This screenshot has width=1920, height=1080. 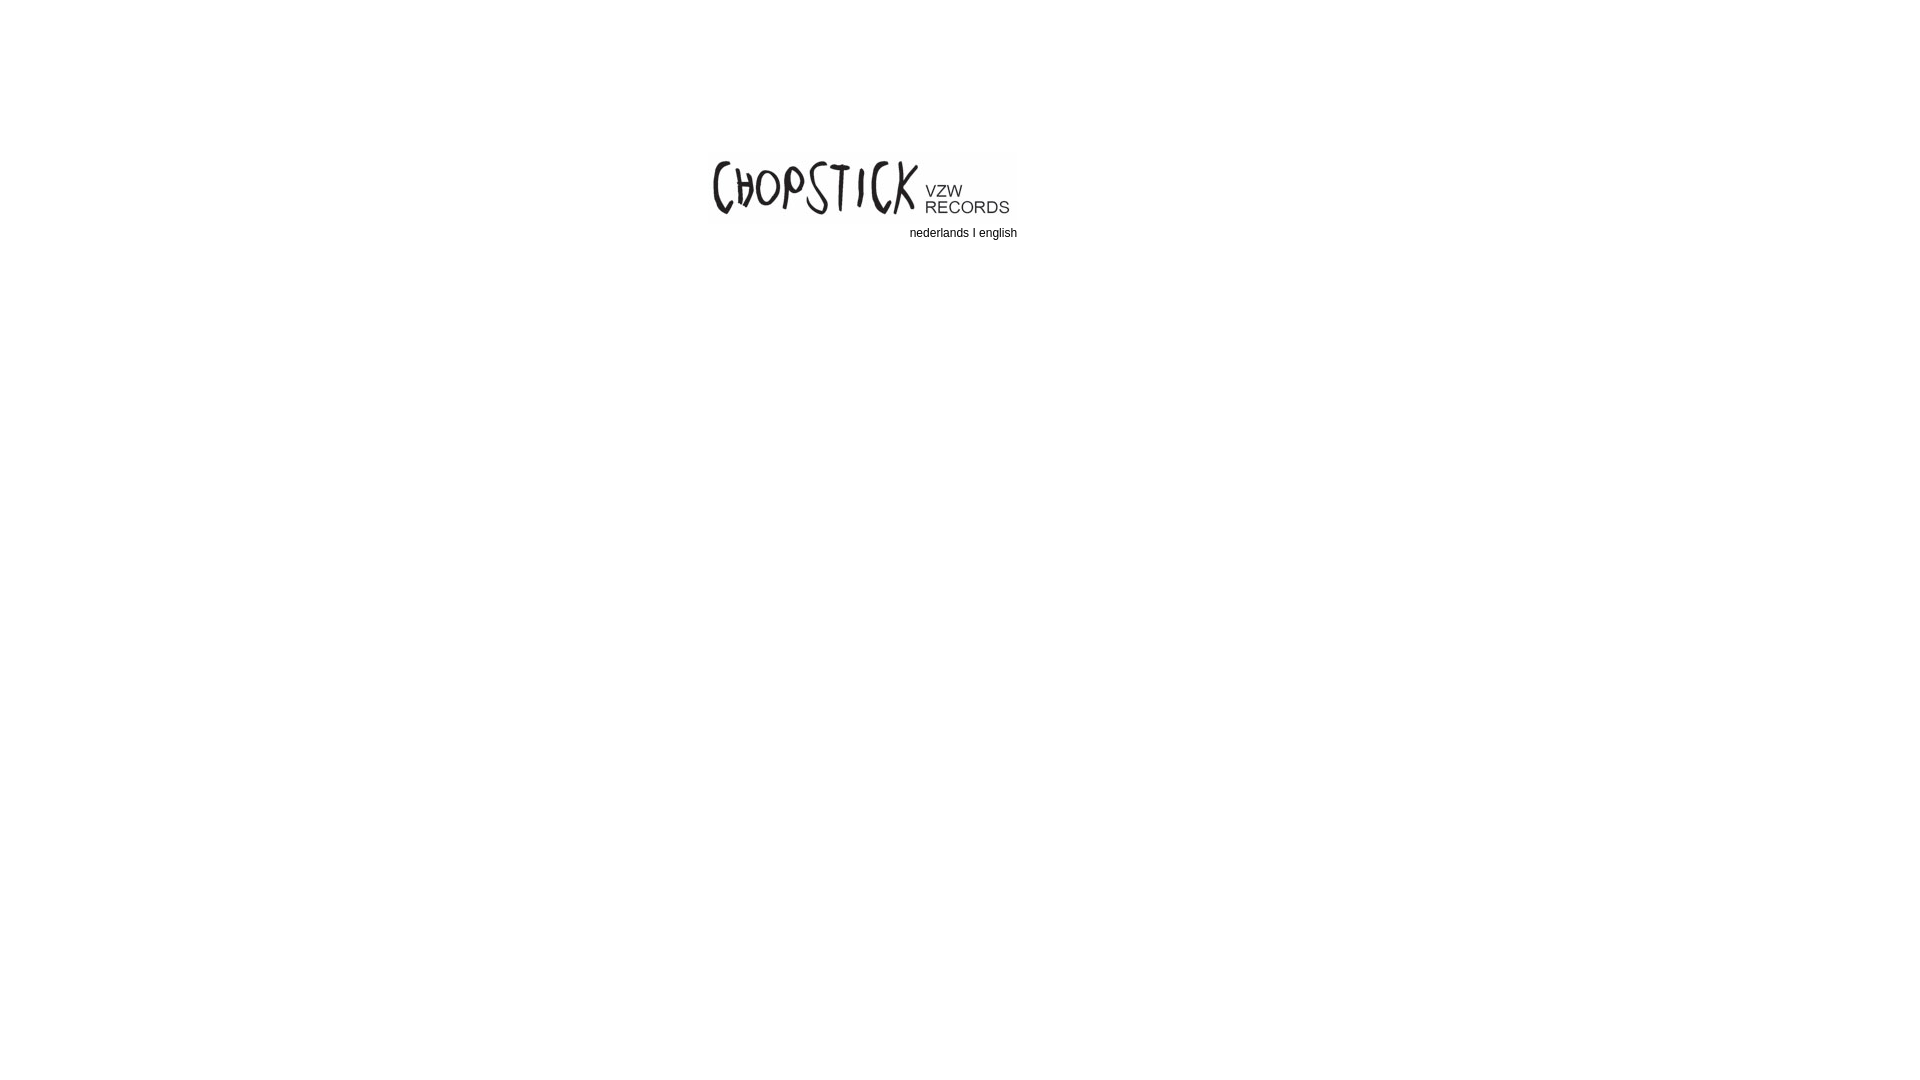 What do you see at coordinates (940, 231) in the screenshot?
I see `'nederlands'` at bounding box center [940, 231].